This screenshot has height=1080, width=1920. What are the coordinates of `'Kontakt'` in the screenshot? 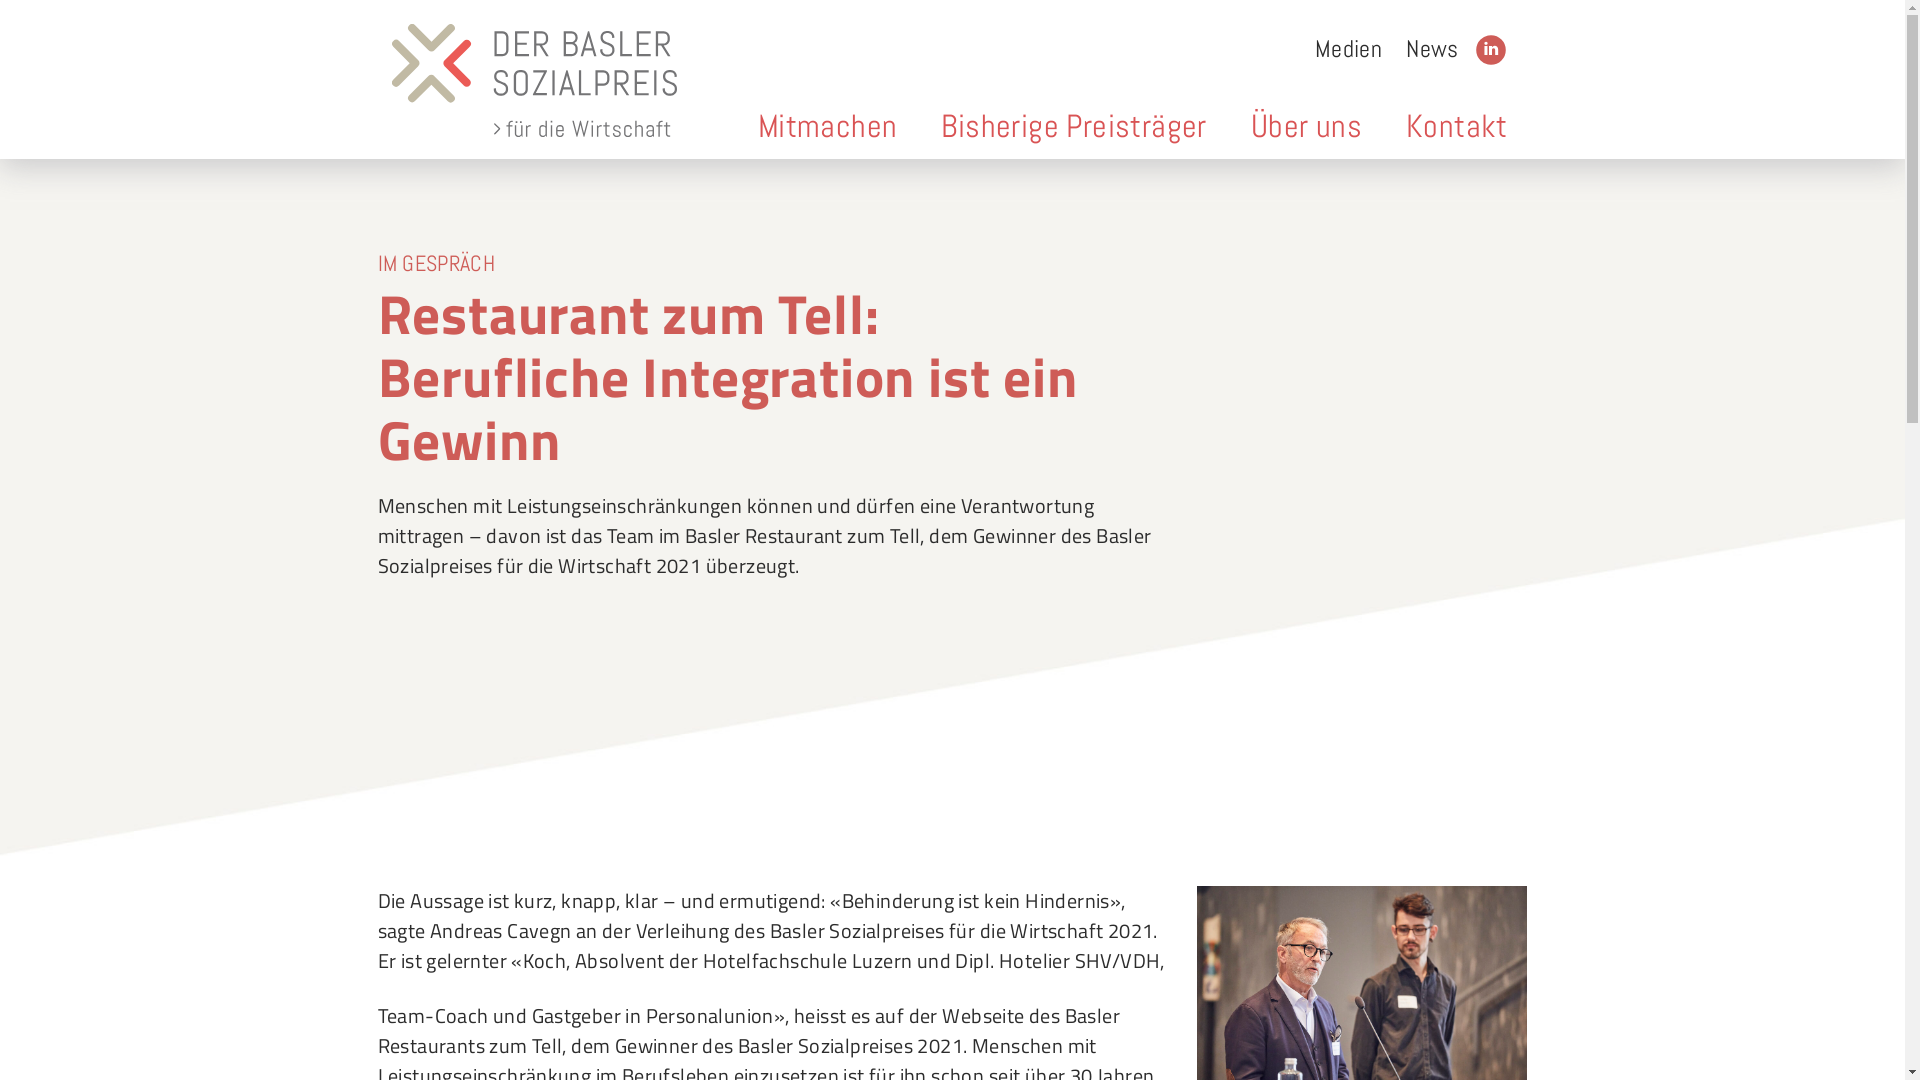 It's located at (1457, 126).